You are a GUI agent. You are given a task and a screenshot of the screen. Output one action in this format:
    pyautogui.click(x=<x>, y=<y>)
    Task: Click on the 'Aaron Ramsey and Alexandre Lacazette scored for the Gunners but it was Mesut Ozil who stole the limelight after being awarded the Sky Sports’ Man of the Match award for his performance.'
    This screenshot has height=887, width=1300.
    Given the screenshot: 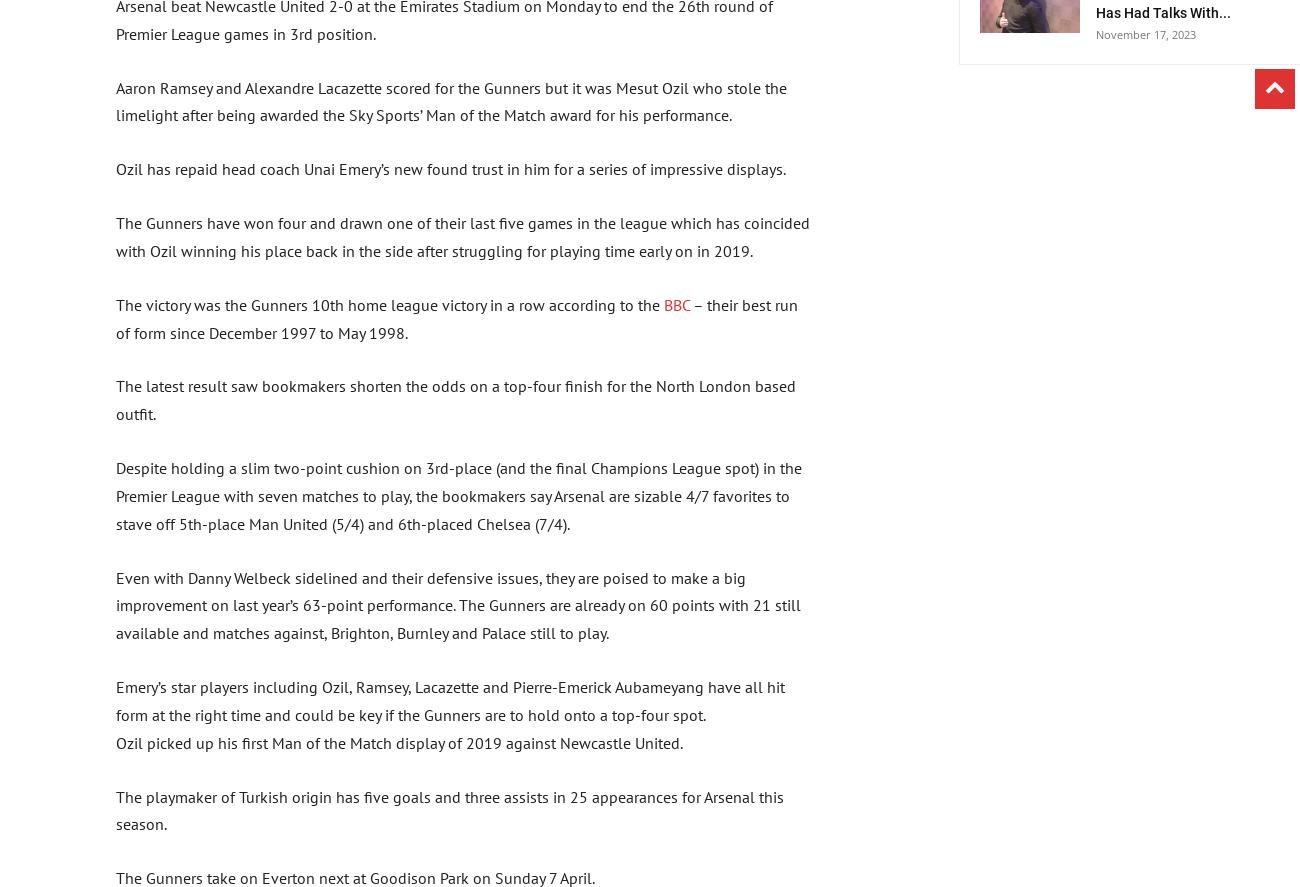 What is the action you would take?
    pyautogui.click(x=450, y=101)
    